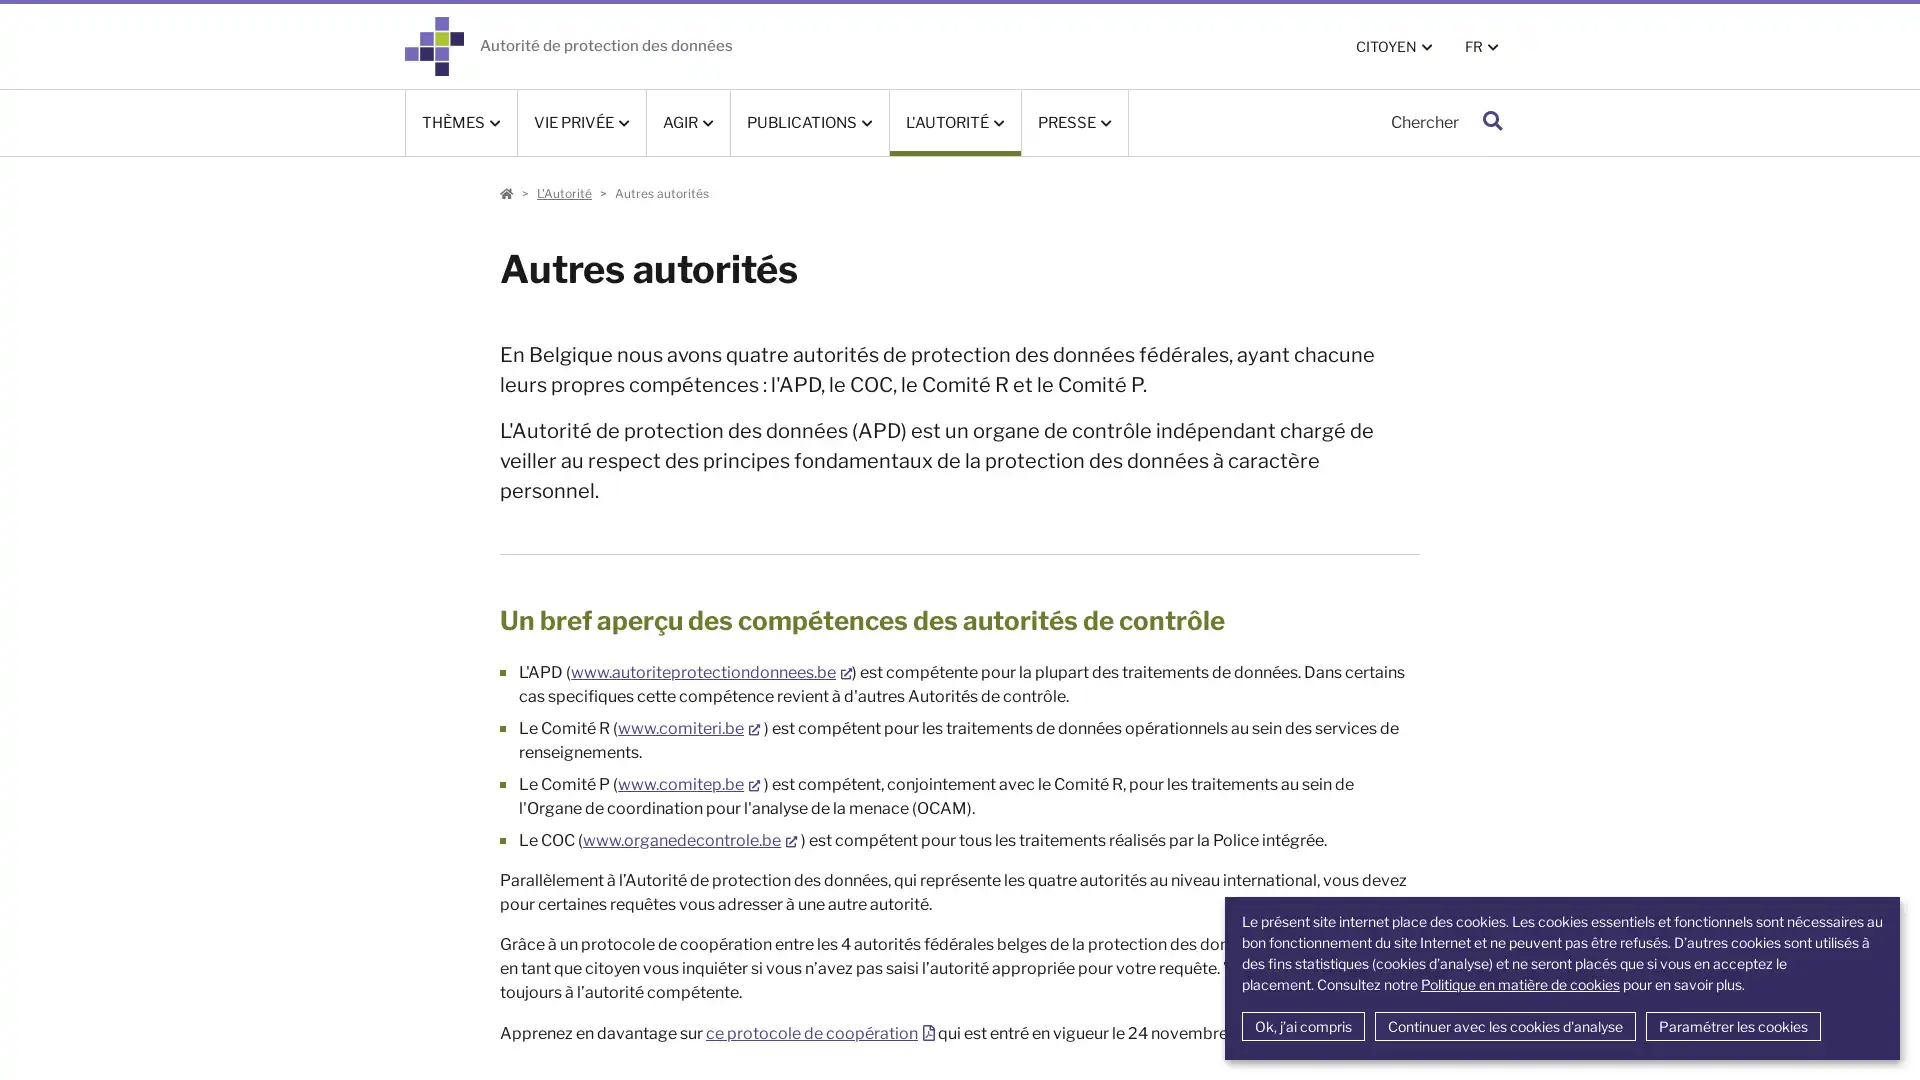  What do you see at coordinates (1504, 1026) in the screenshot?
I see `Continuer avec les cookies d'analyse` at bounding box center [1504, 1026].